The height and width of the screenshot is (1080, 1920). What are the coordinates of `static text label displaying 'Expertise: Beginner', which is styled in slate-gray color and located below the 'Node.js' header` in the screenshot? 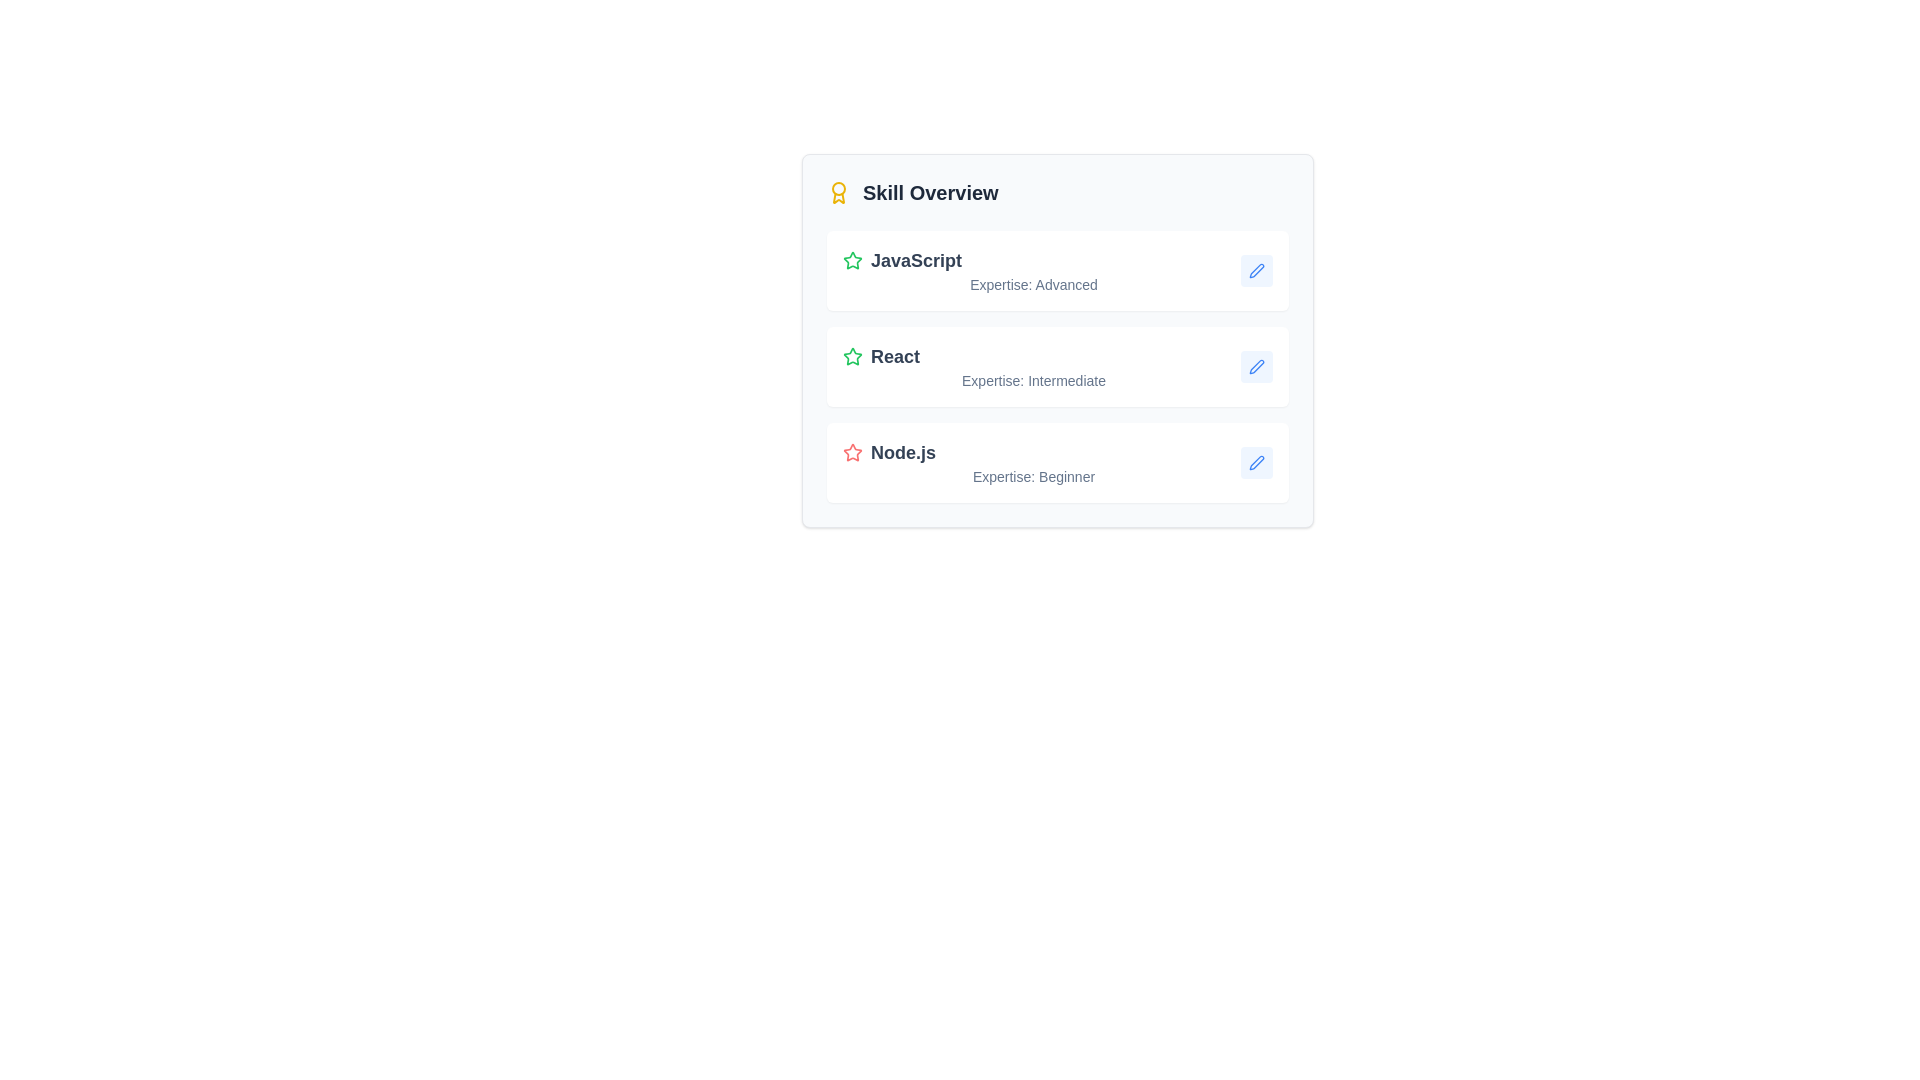 It's located at (1033, 477).